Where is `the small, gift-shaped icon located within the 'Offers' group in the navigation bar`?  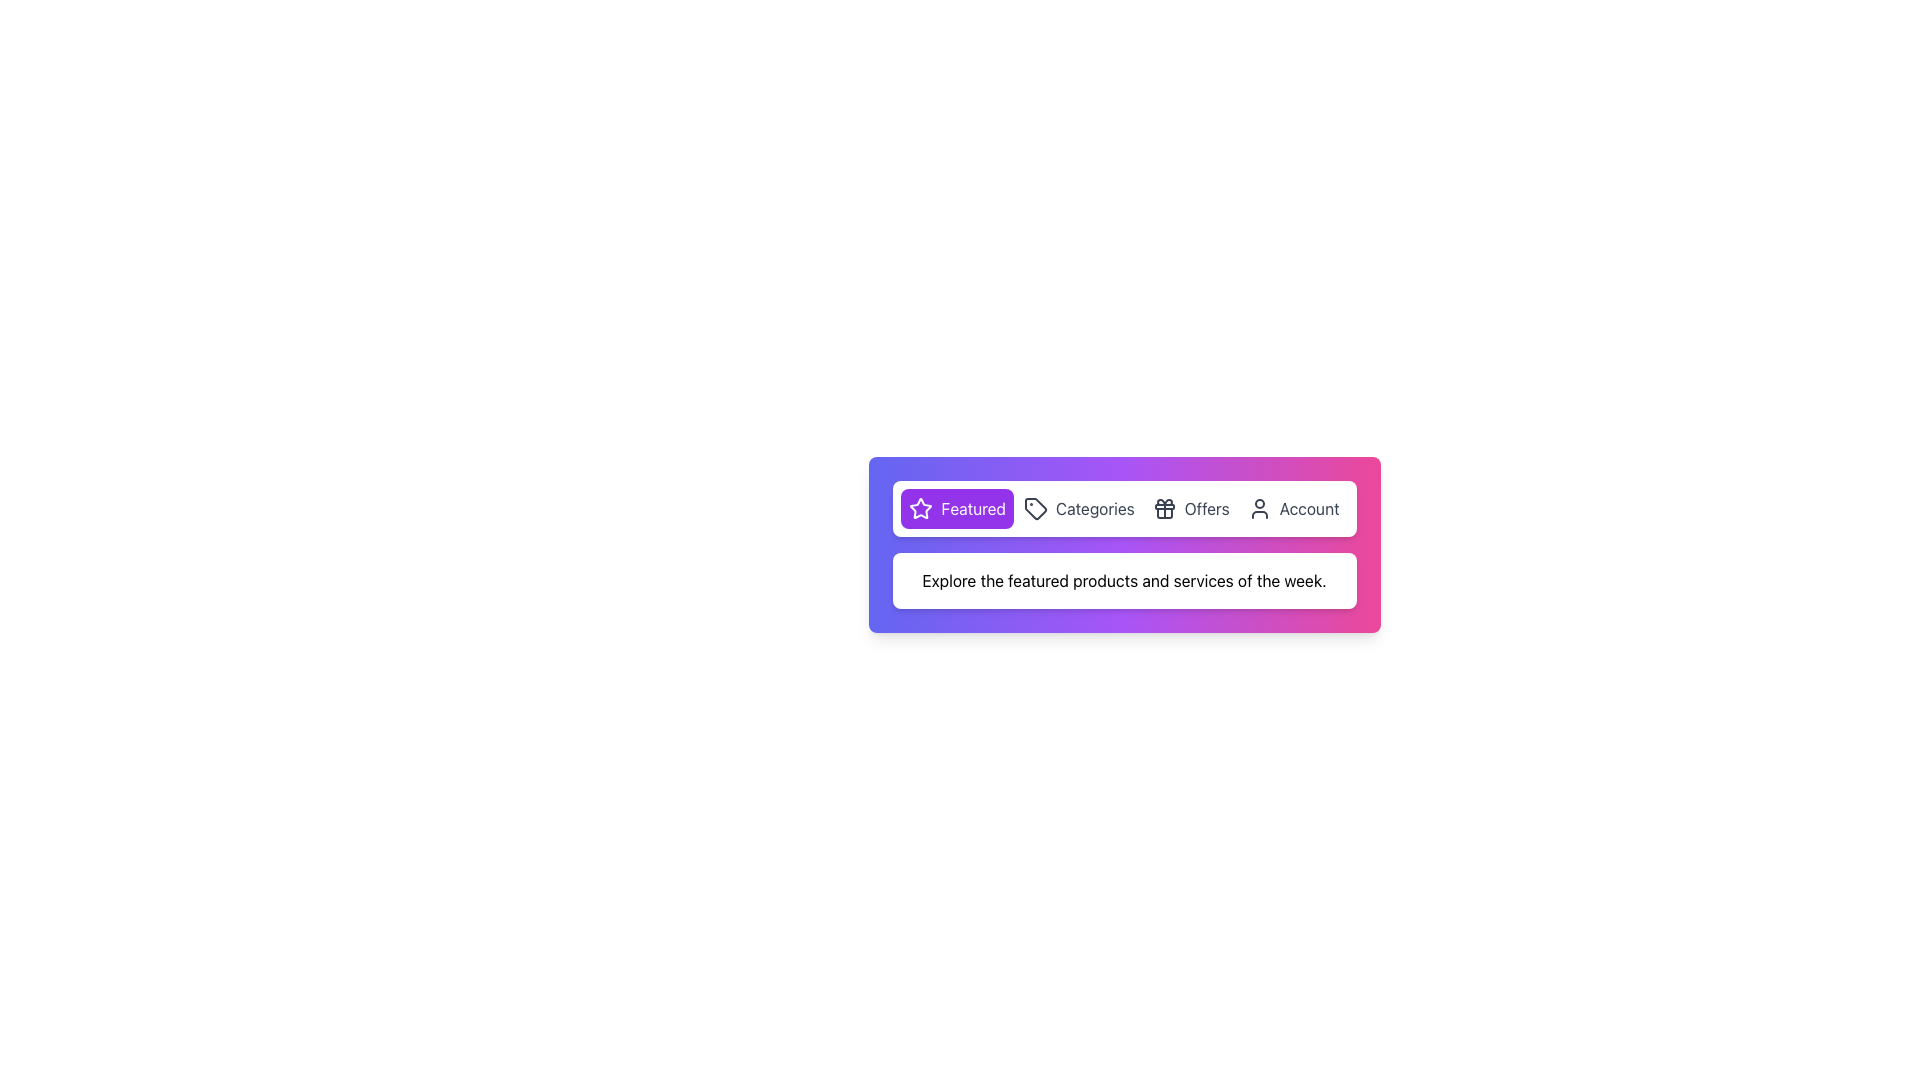 the small, gift-shaped icon located within the 'Offers' group in the navigation bar is located at coordinates (1164, 508).